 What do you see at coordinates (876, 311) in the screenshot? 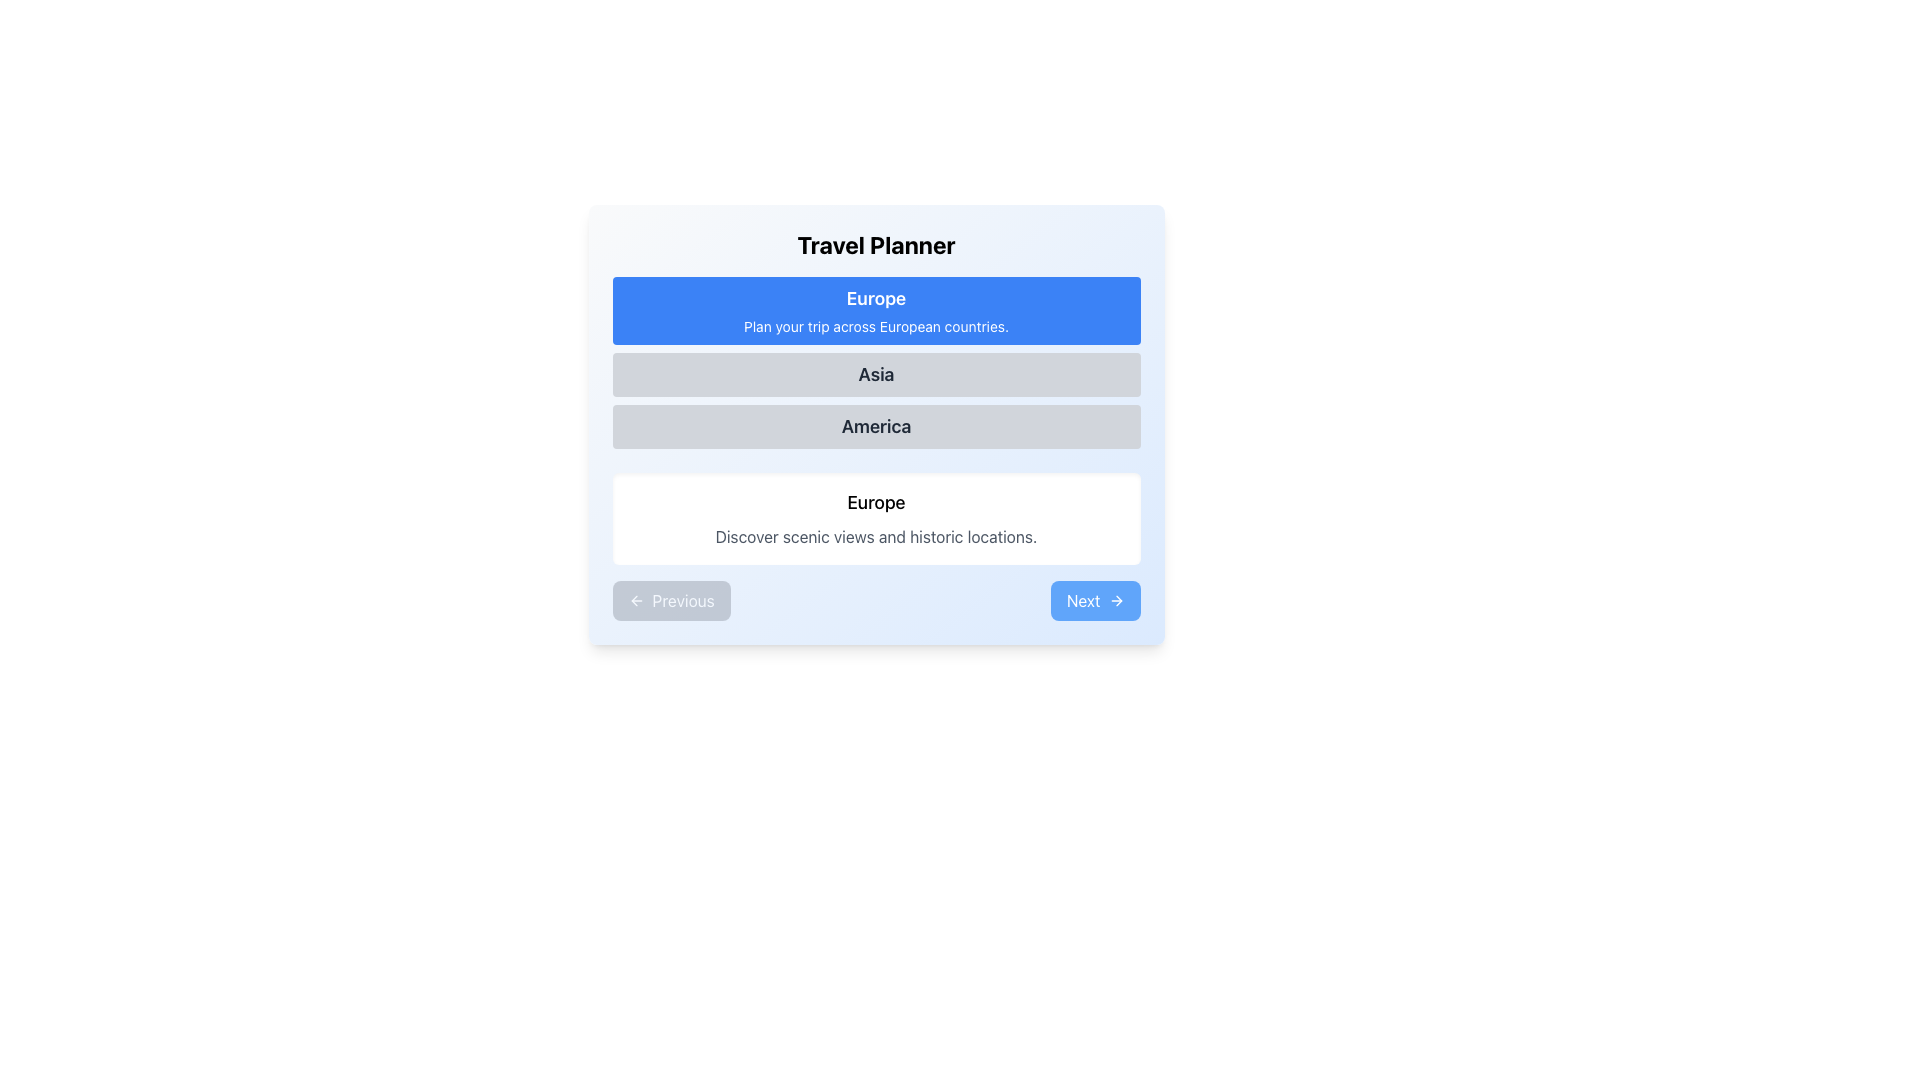
I see `the 'Europe' travel option button to visually highlight it, which is positioned at the top of the interface and centered horizontally among other region buttons` at bounding box center [876, 311].